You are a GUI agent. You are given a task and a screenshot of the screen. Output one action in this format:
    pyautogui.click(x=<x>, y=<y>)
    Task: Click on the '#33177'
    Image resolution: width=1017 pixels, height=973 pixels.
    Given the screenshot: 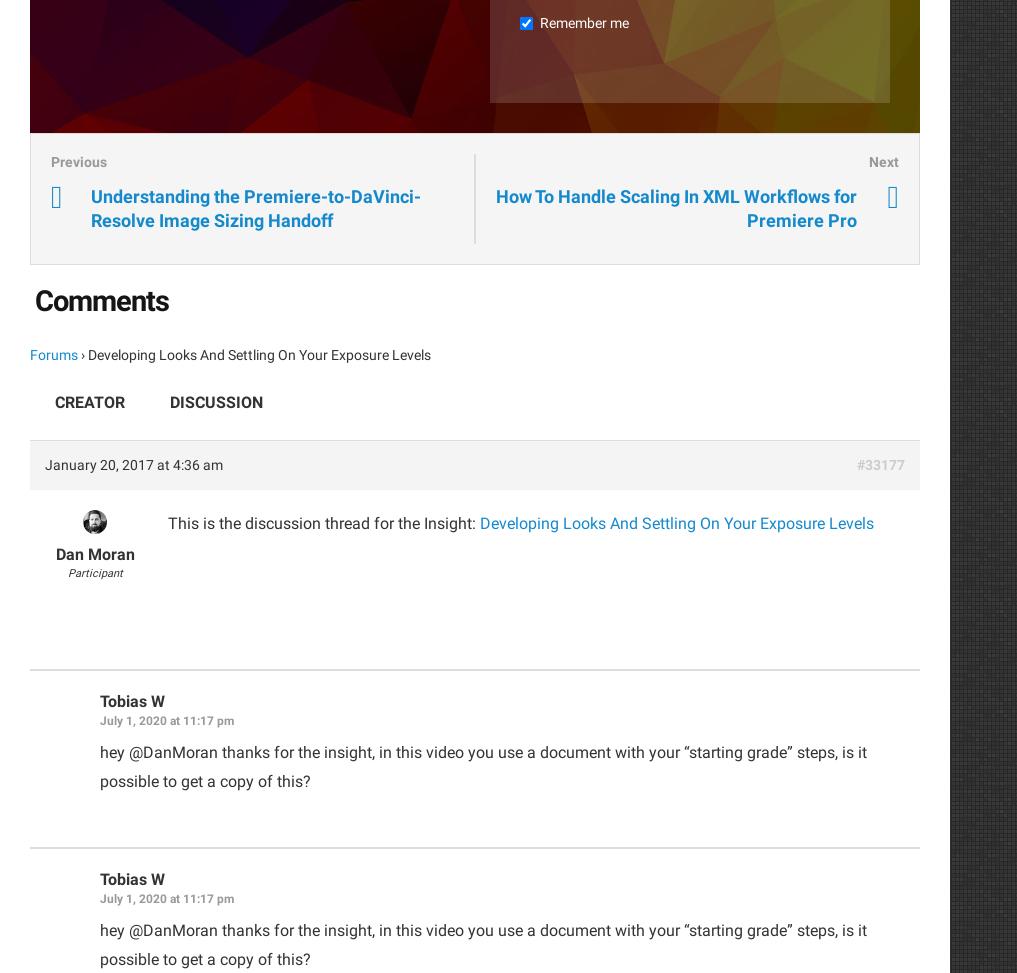 What is the action you would take?
    pyautogui.click(x=881, y=464)
    